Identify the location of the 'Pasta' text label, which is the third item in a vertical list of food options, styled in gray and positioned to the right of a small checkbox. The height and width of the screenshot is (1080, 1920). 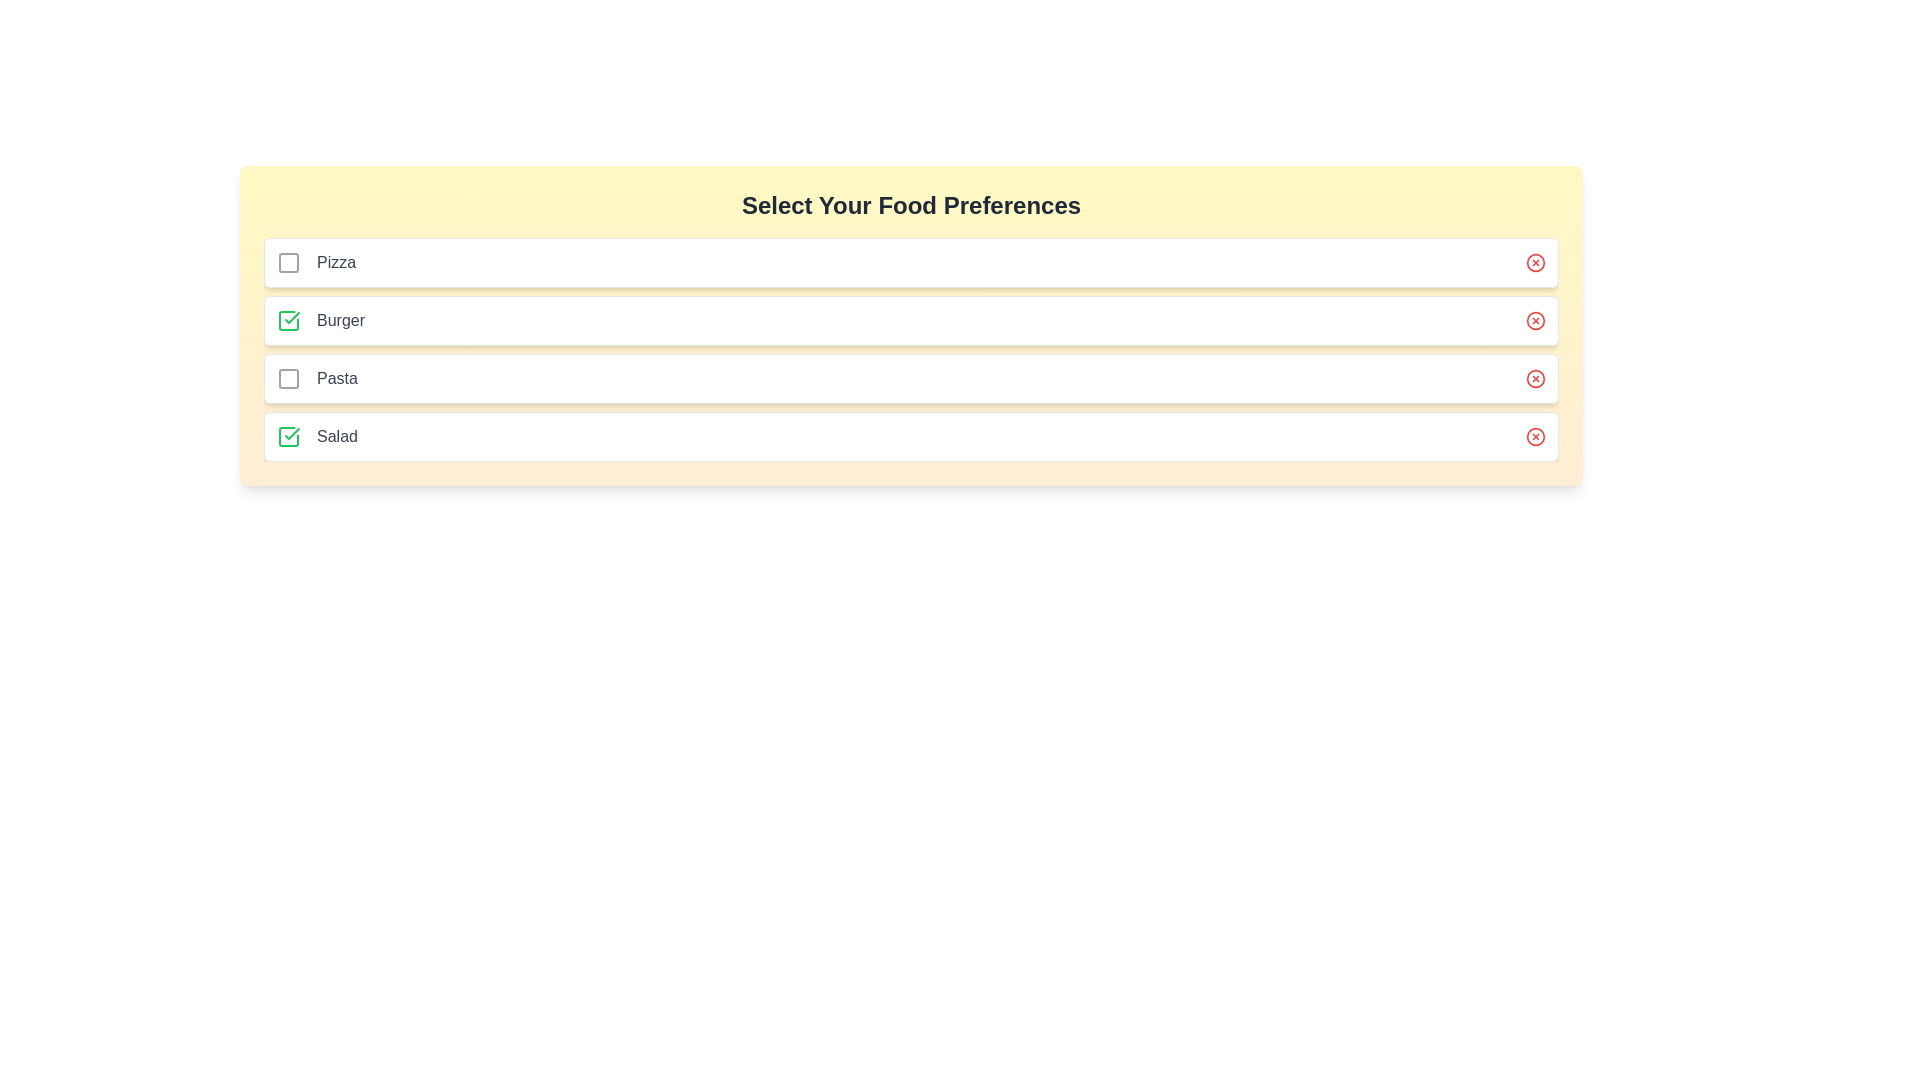
(316, 378).